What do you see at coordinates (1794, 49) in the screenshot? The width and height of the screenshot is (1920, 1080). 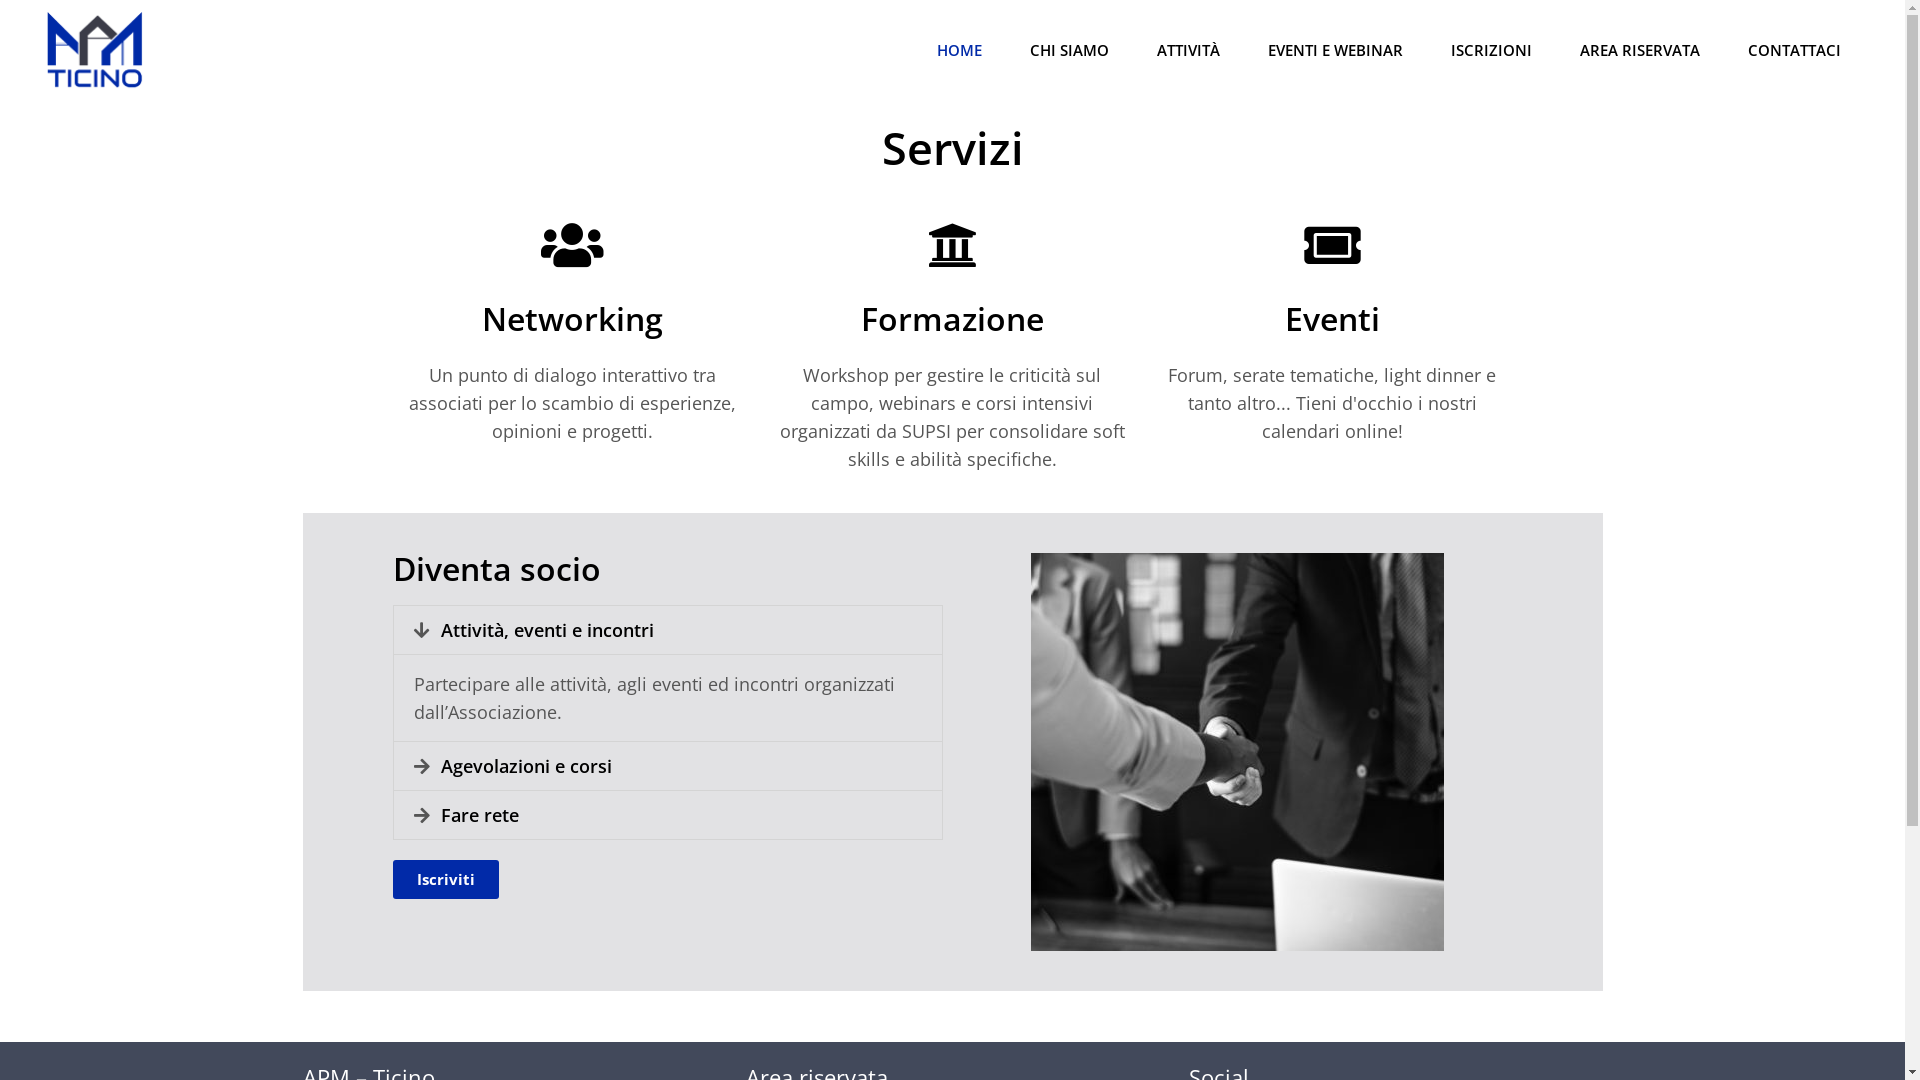 I see `'CONTATTACI'` at bounding box center [1794, 49].